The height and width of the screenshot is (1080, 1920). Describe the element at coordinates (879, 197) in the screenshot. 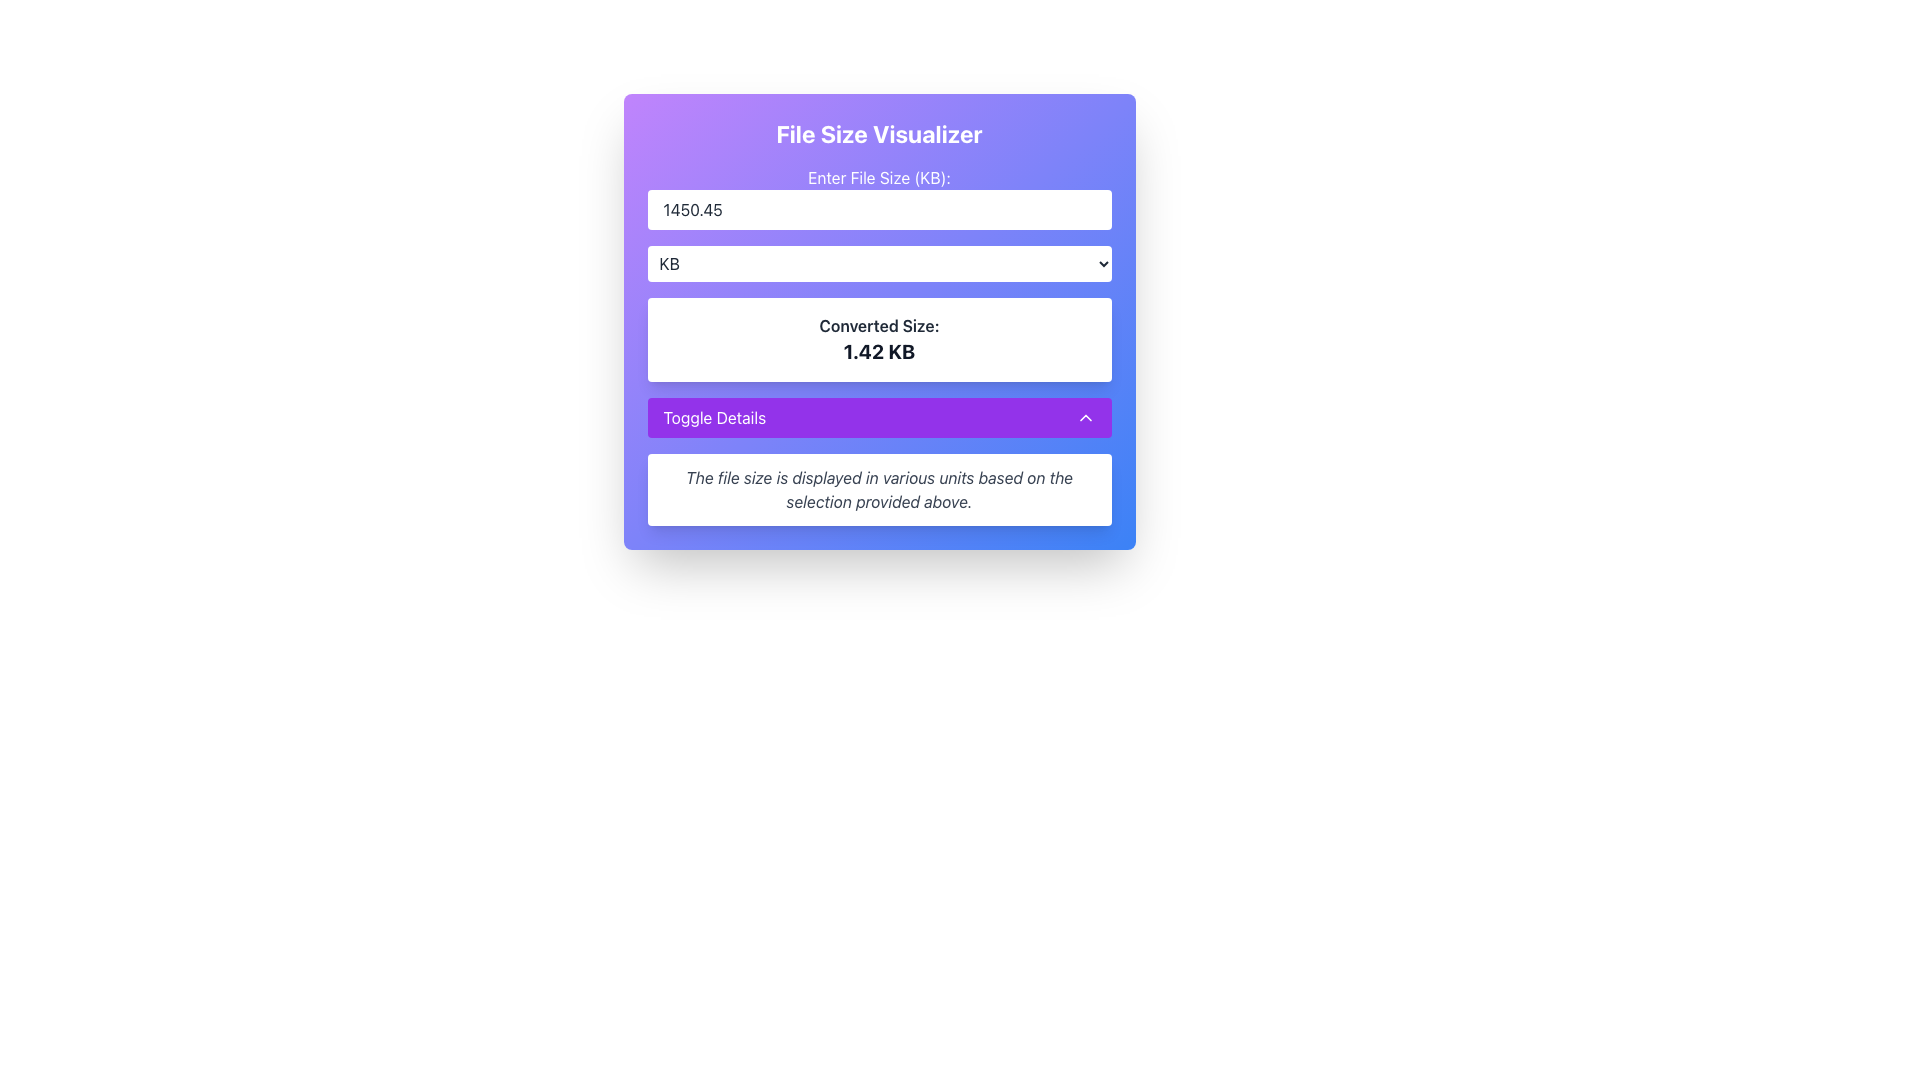

I see `the Number input field for entering file size in kilobytes, located beneath the 'File Size Visualizer' heading` at that location.